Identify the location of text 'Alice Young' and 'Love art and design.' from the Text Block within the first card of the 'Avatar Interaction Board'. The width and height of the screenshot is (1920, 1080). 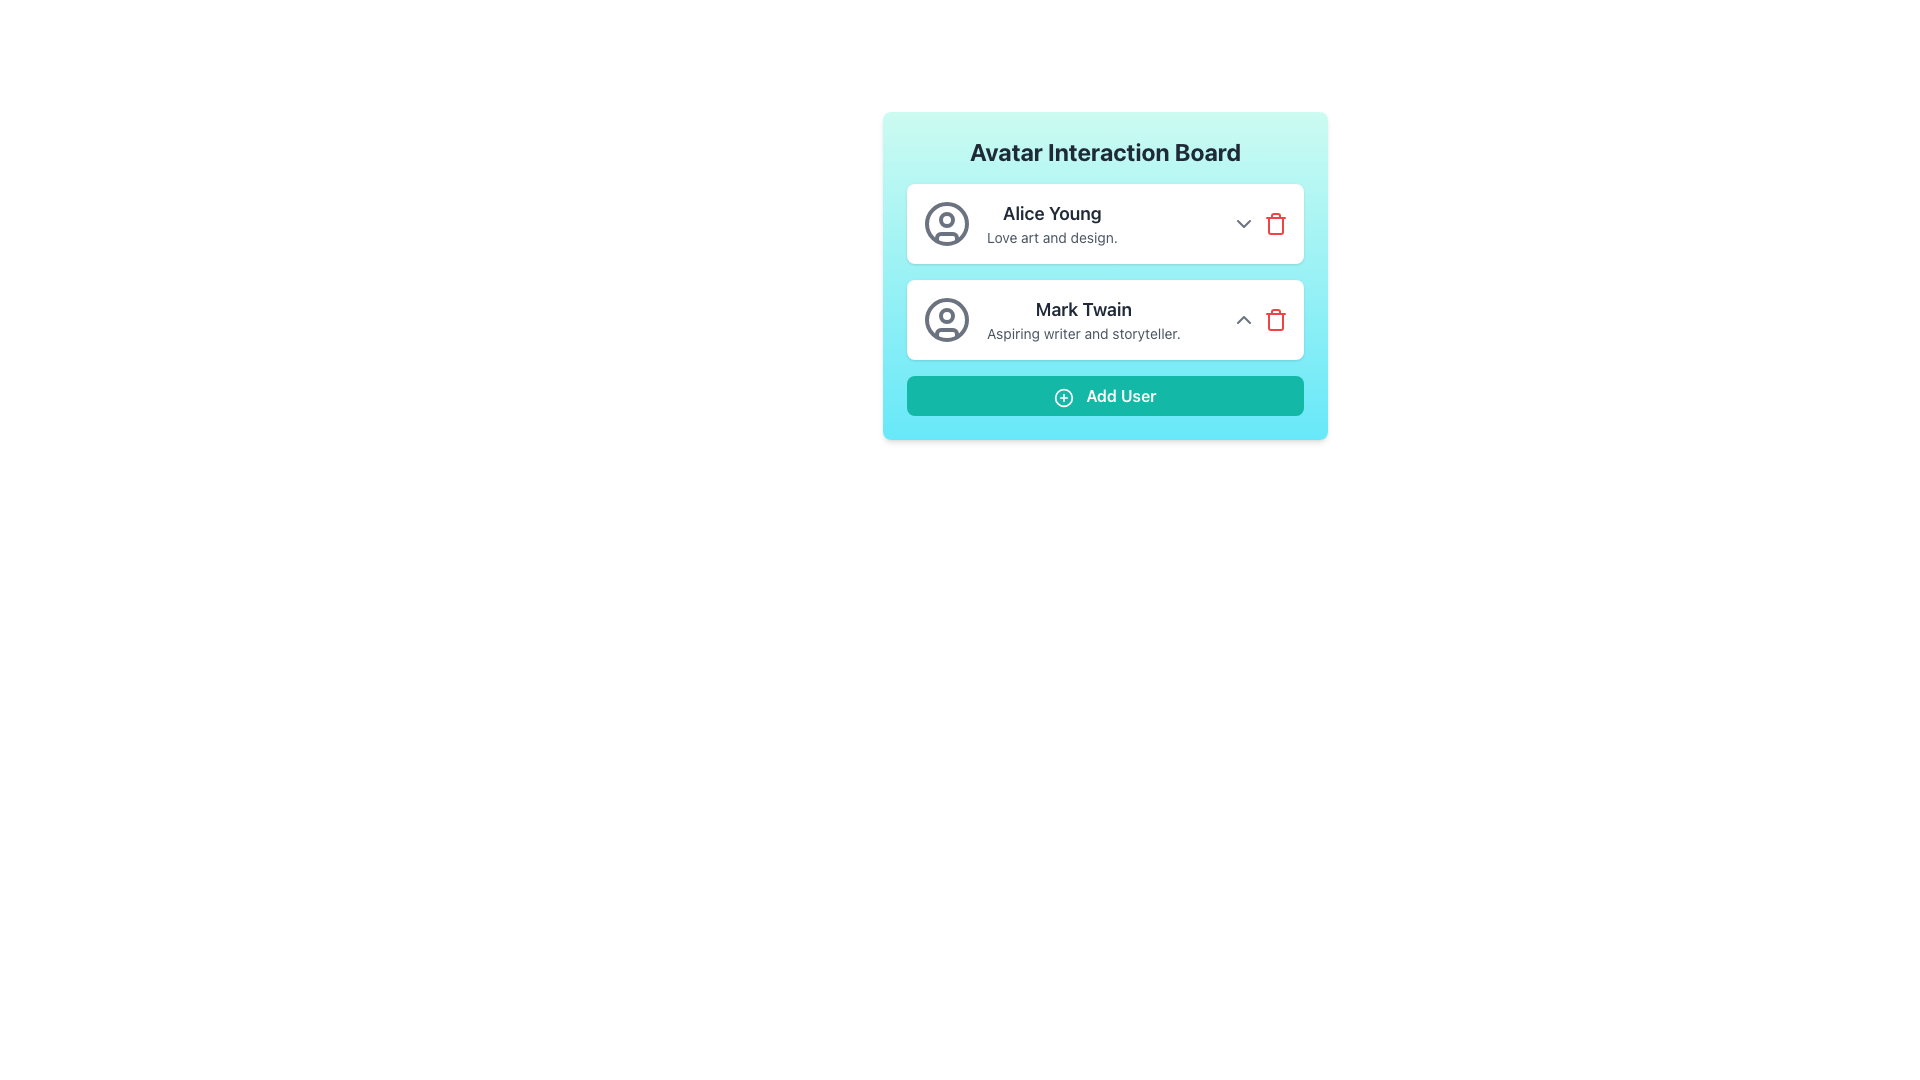
(1051, 223).